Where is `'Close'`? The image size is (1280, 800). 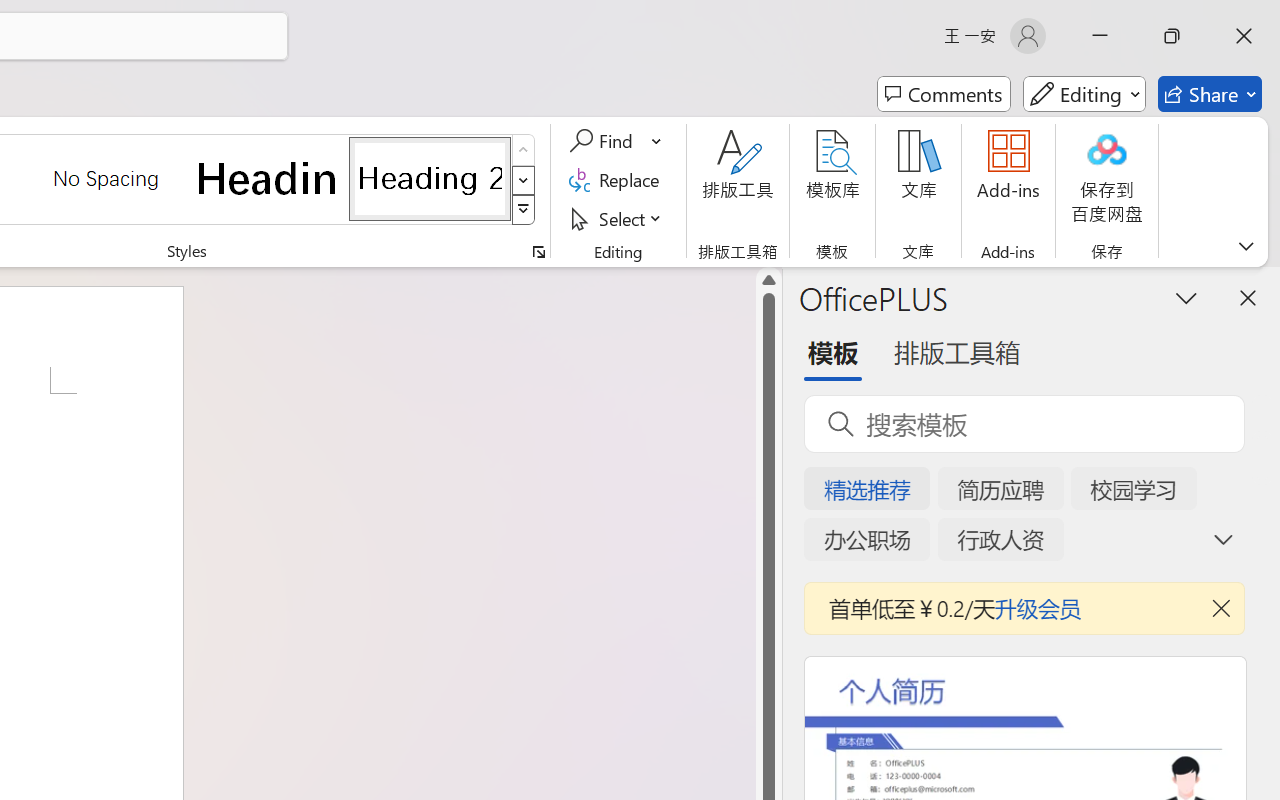 'Close' is located at coordinates (1243, 35).